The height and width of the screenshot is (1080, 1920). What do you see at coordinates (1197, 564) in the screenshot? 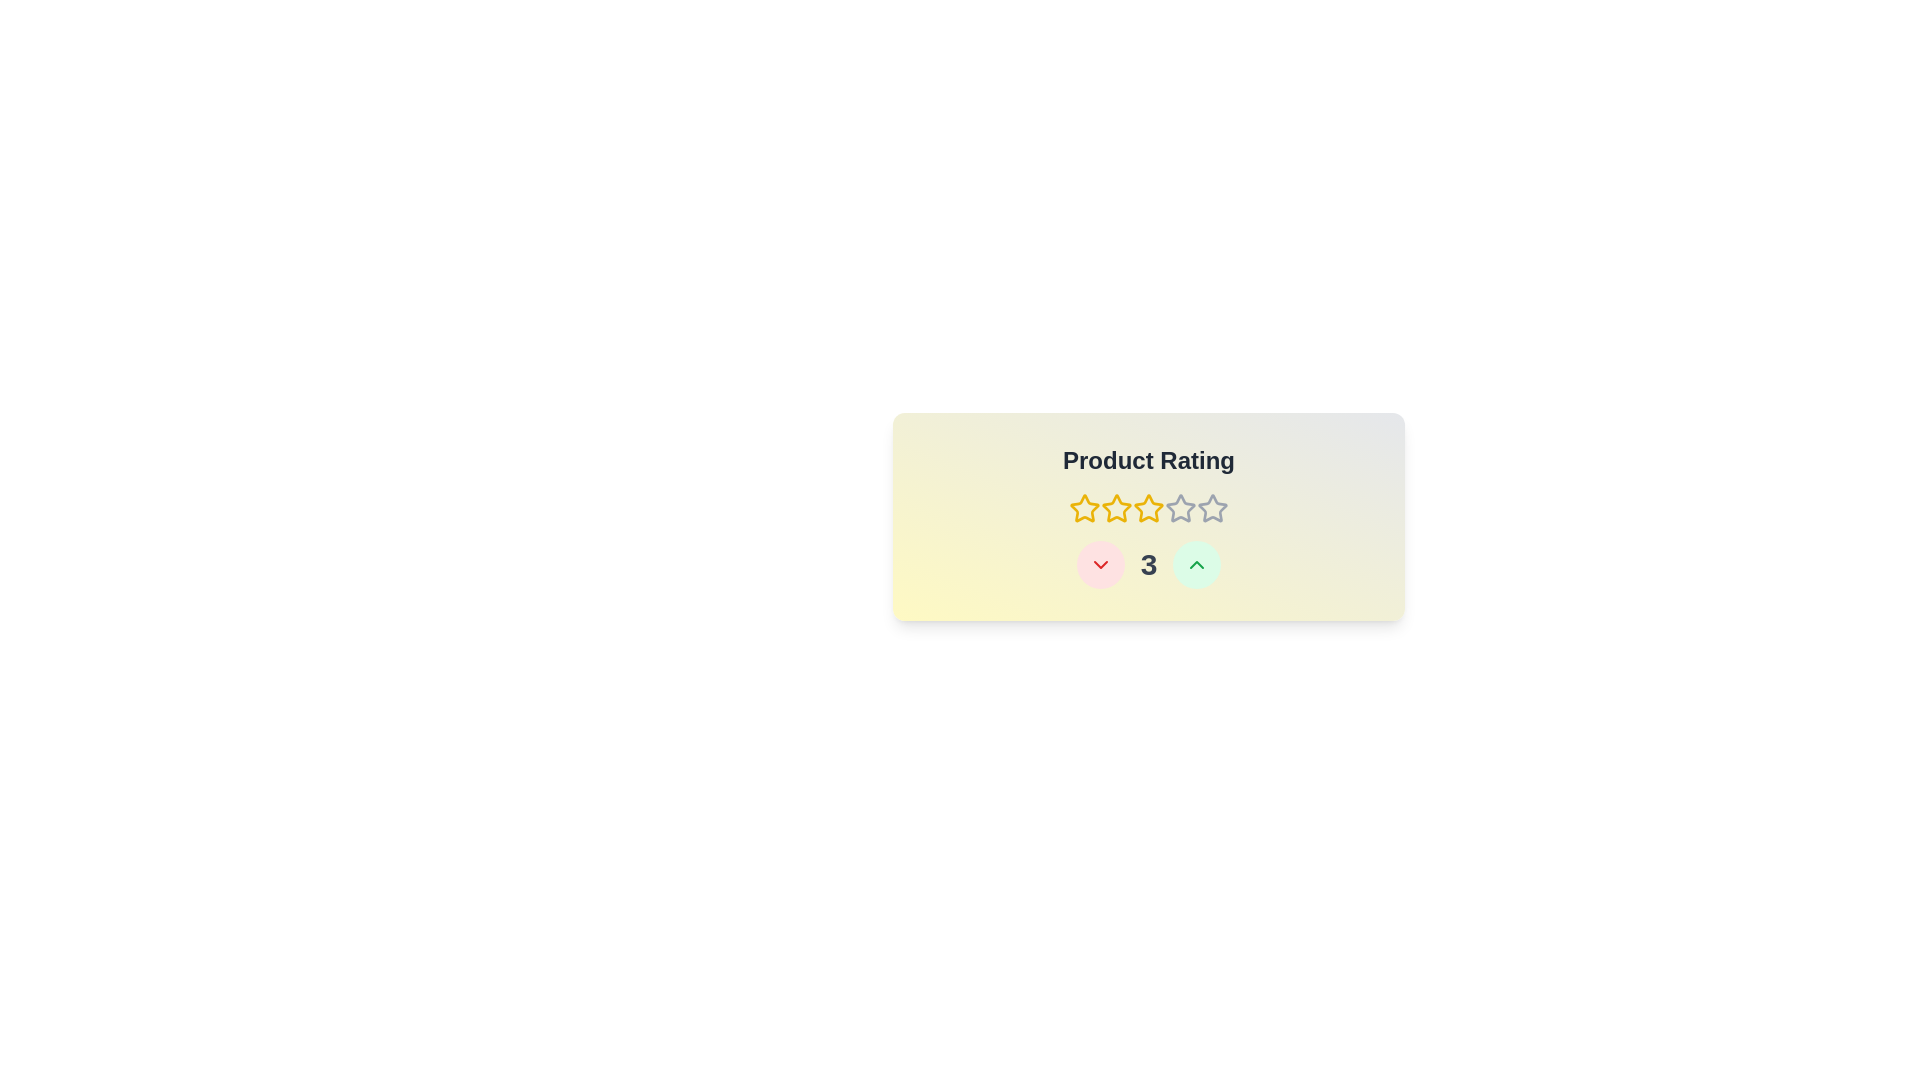
I see `the circular green button with an upward-pointing chevron icon located to the right of the number '3' to increase the rating` at bounding box center [1197, 564].